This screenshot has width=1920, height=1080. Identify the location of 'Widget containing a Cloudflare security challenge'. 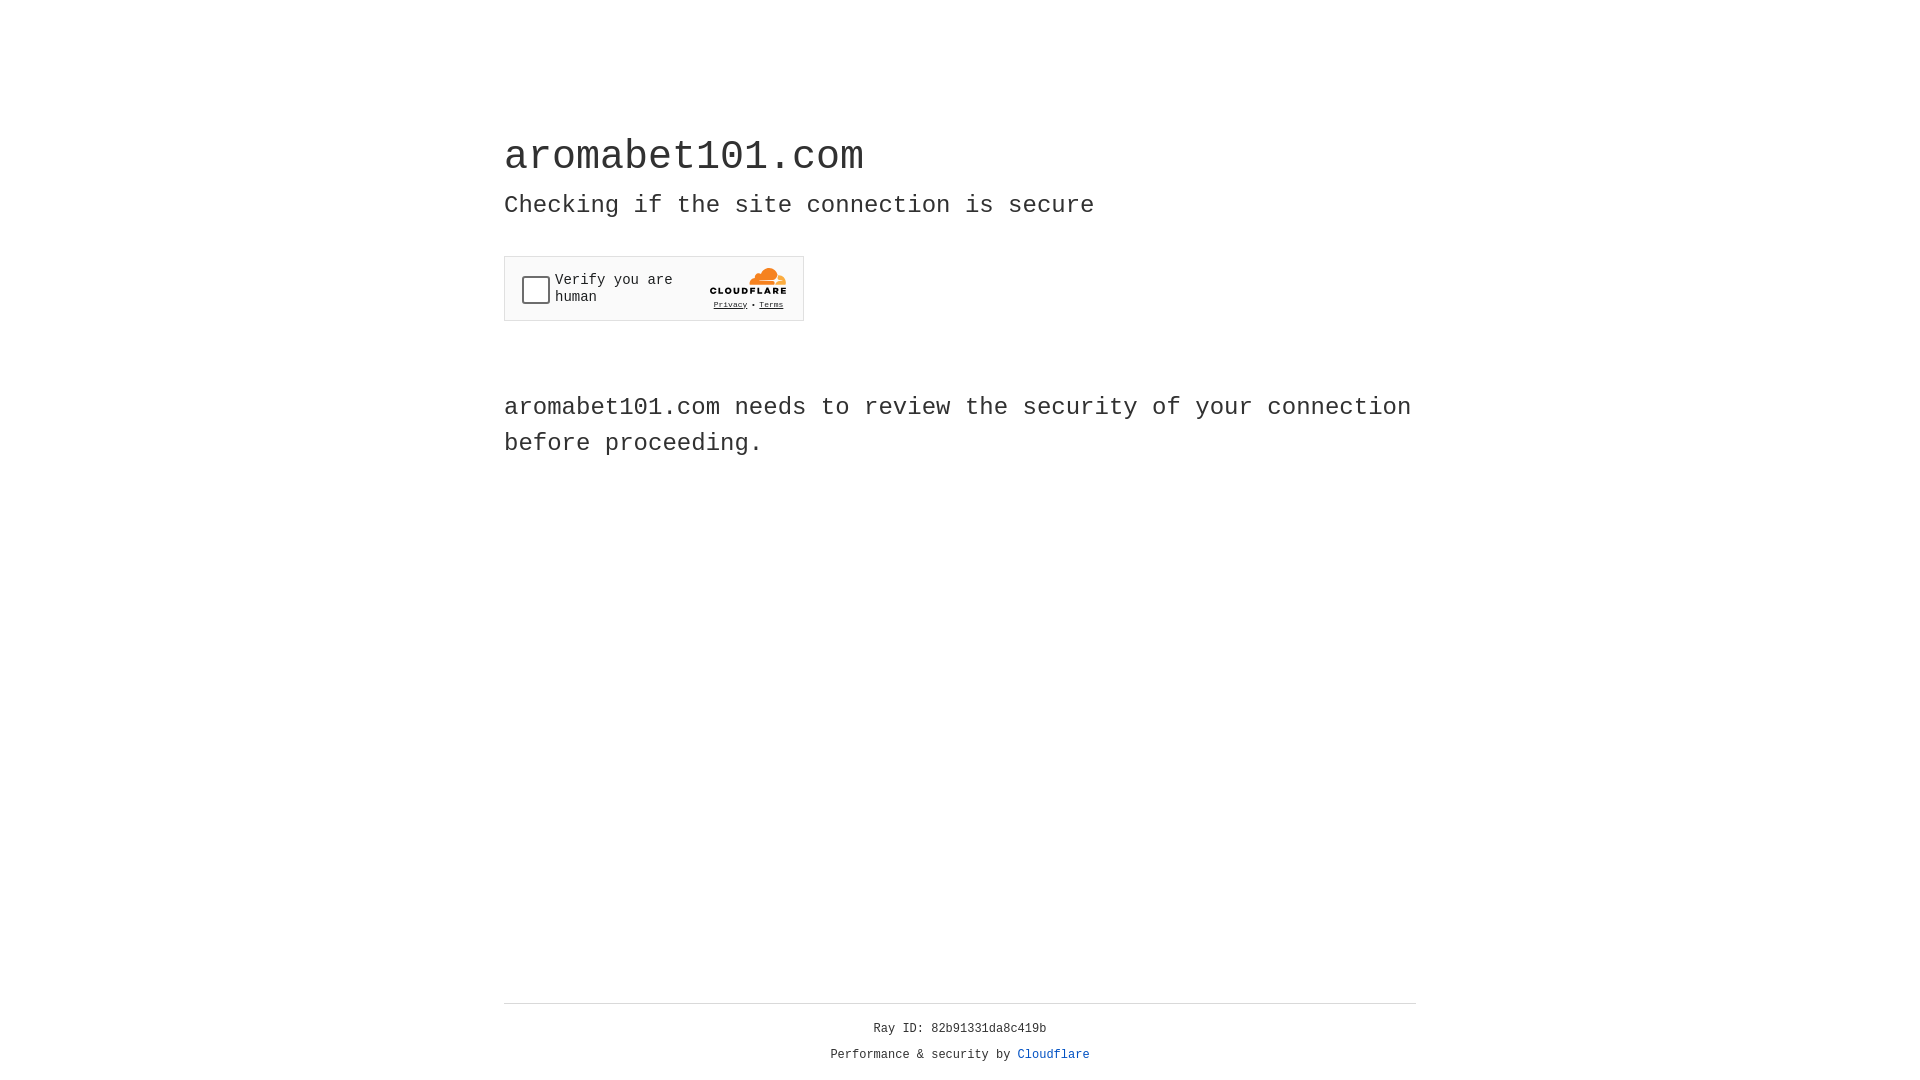
(653, 288).